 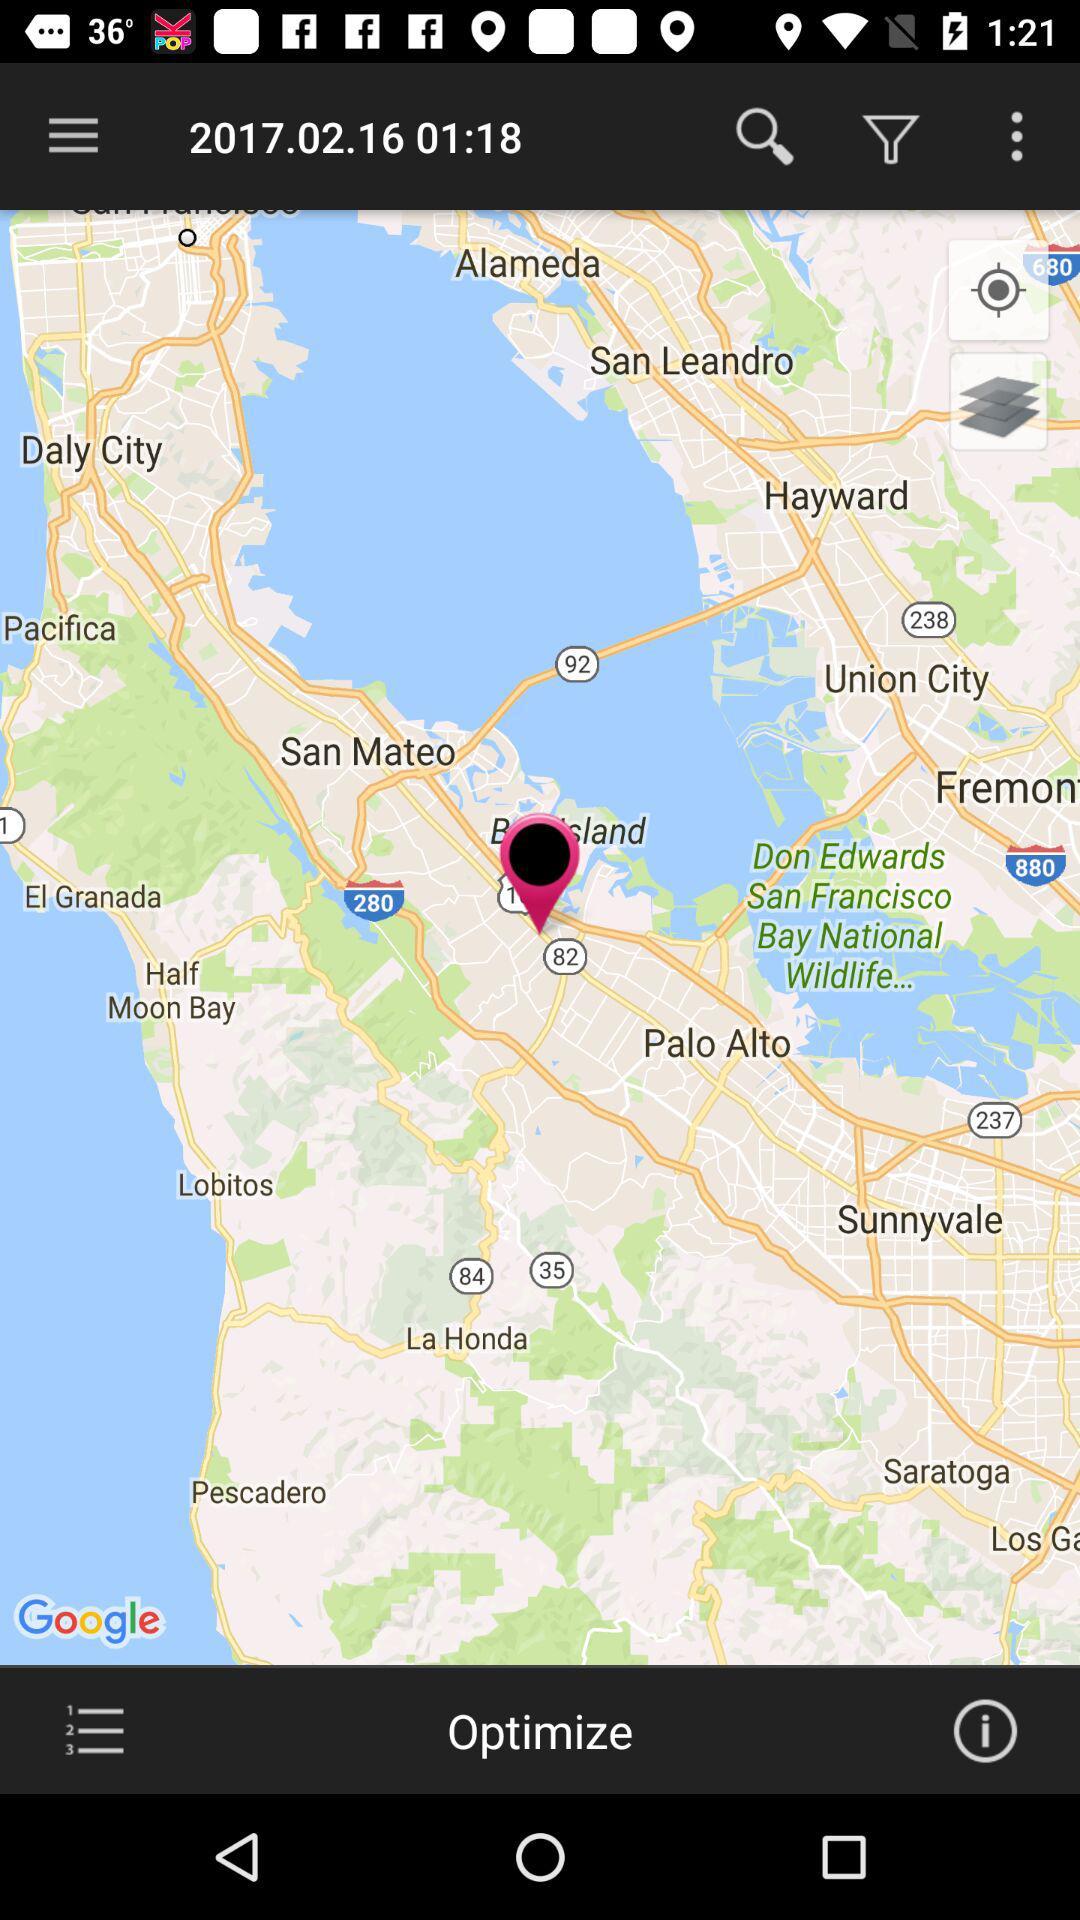 What do you see at coordinates (1017, 135) in the screenshot?
I see `more options` at bounding box center [1017, 135].